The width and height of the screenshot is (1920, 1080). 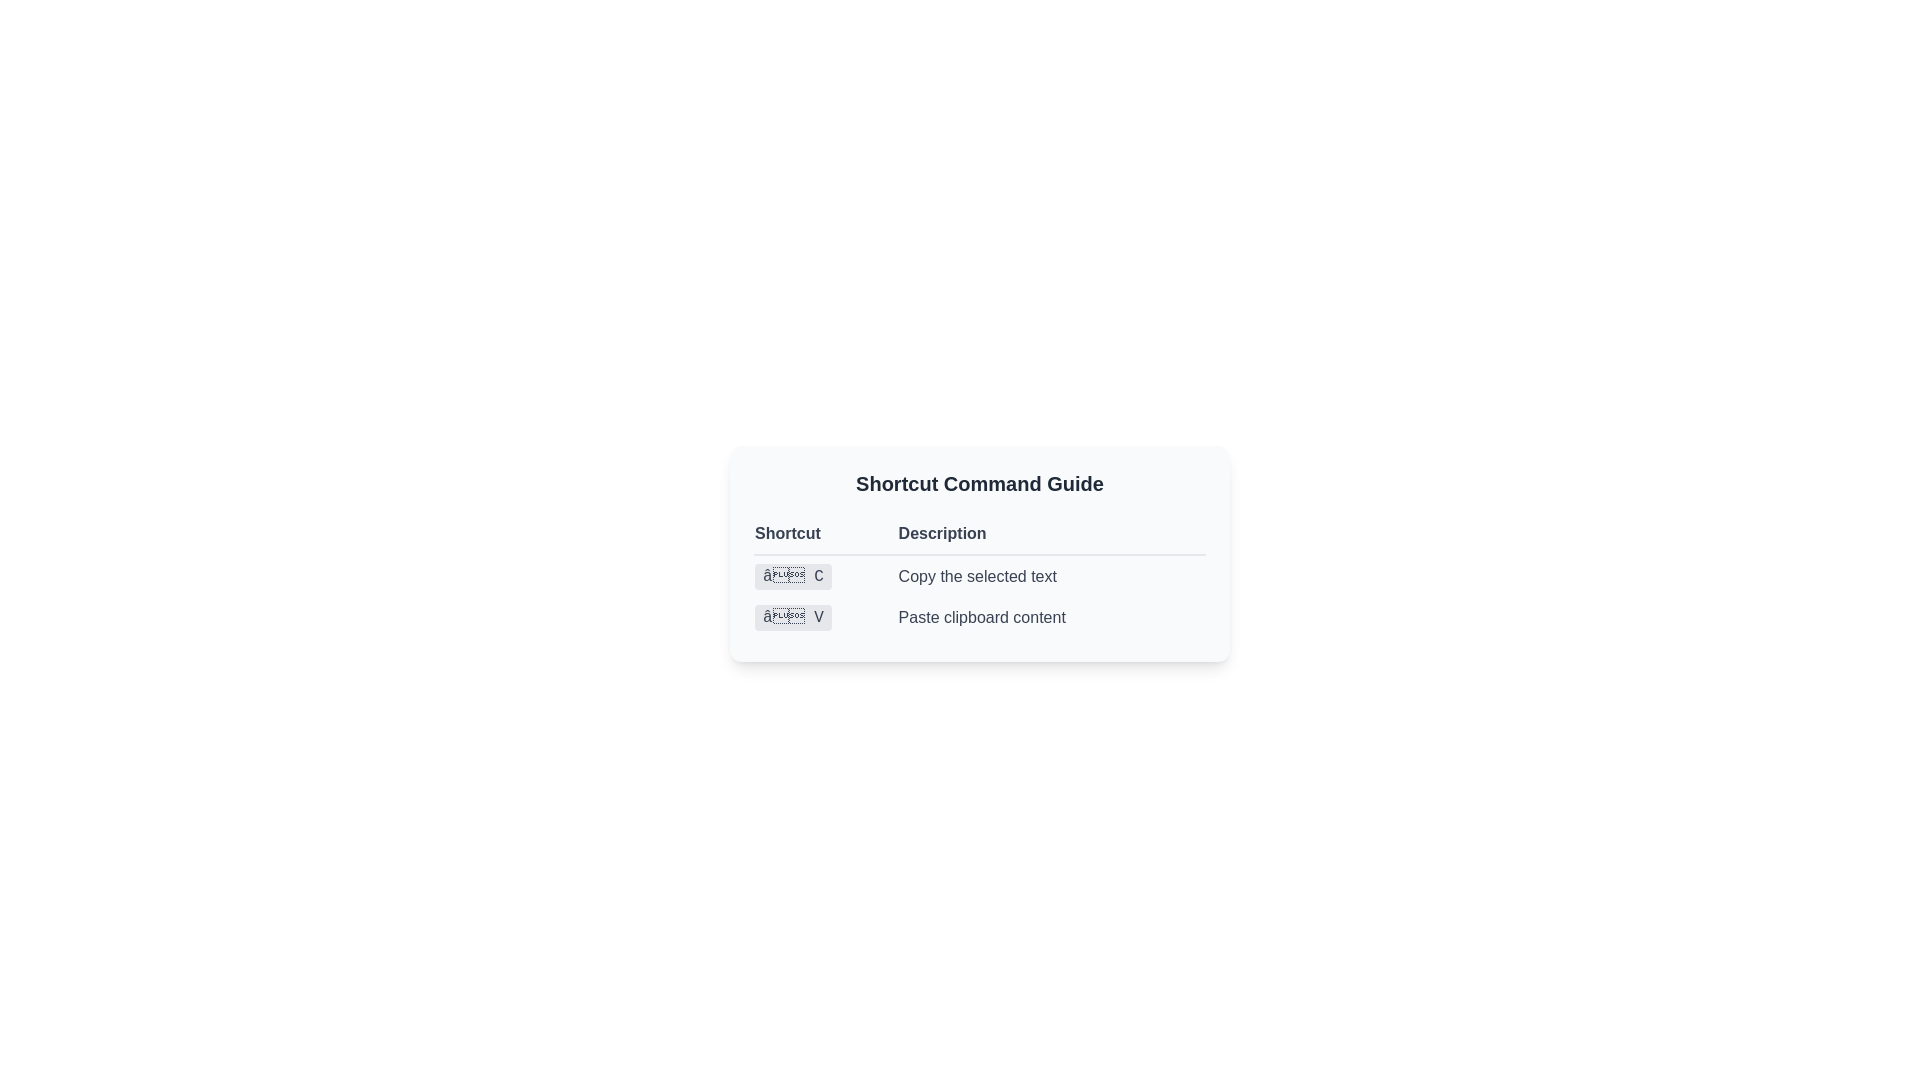 What do you see at coordinates (792, 577) in the screenshot?
I see `the Text label displaying the keyboard shortcut '⌘ C', which is located in the first row of the shortcut column within the 'Shortcut Command Guide' section` at bounding box center [792, 577].